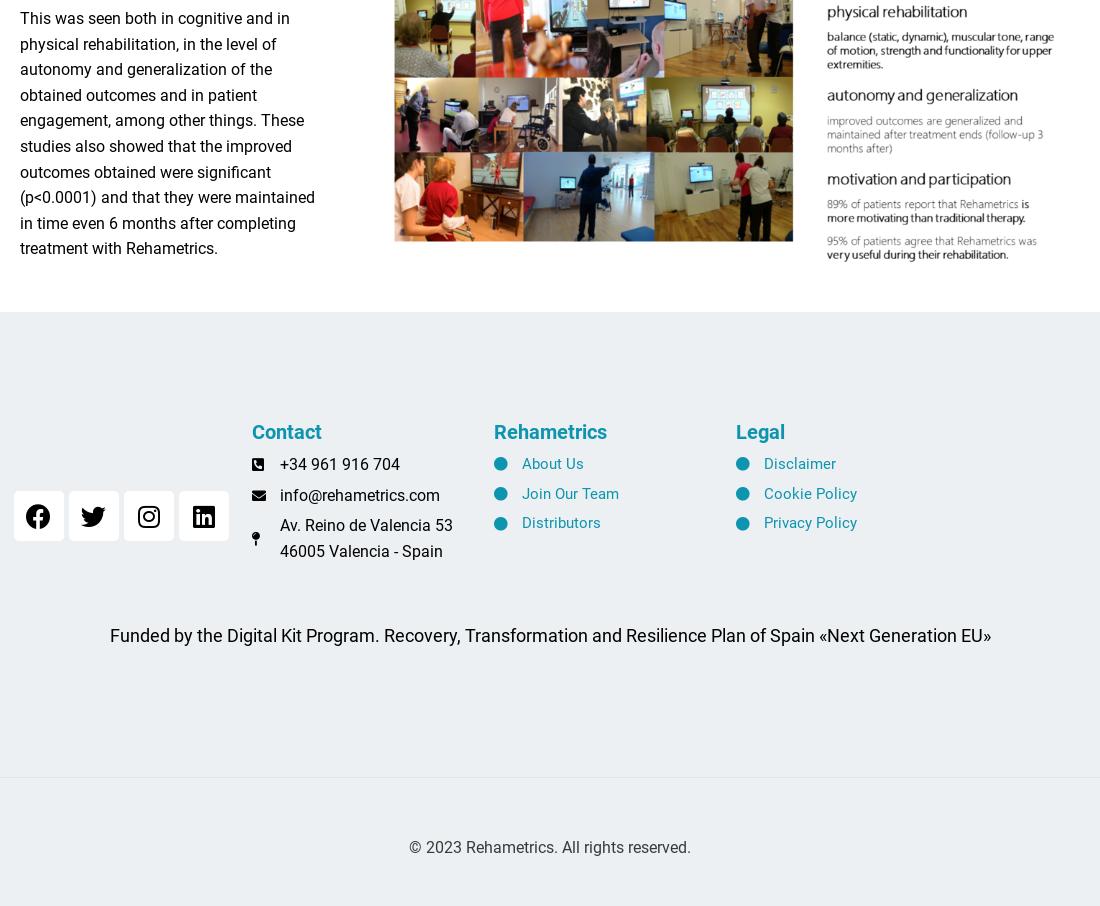 The image size is (1100, 906). I want to click on '+34 961 916 704', so click(338, 472).